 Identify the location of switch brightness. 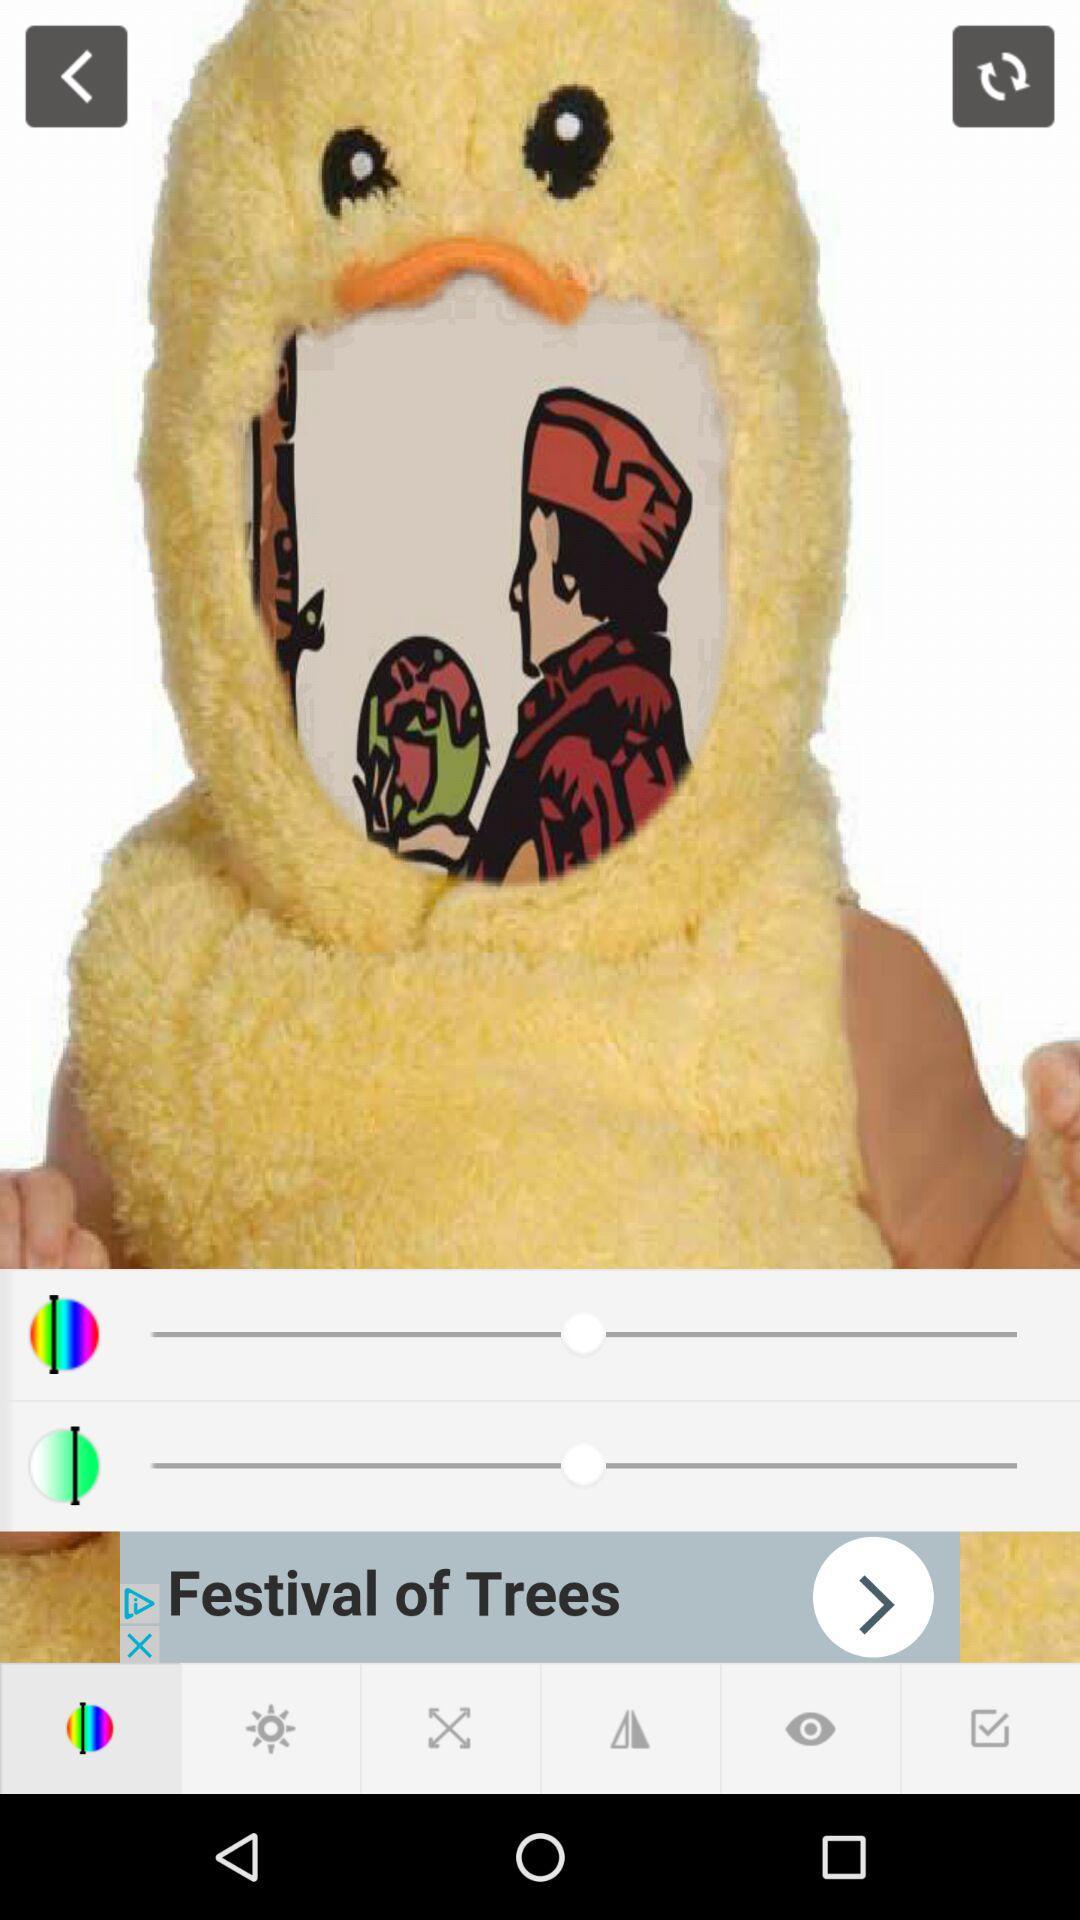
(270, 1727).